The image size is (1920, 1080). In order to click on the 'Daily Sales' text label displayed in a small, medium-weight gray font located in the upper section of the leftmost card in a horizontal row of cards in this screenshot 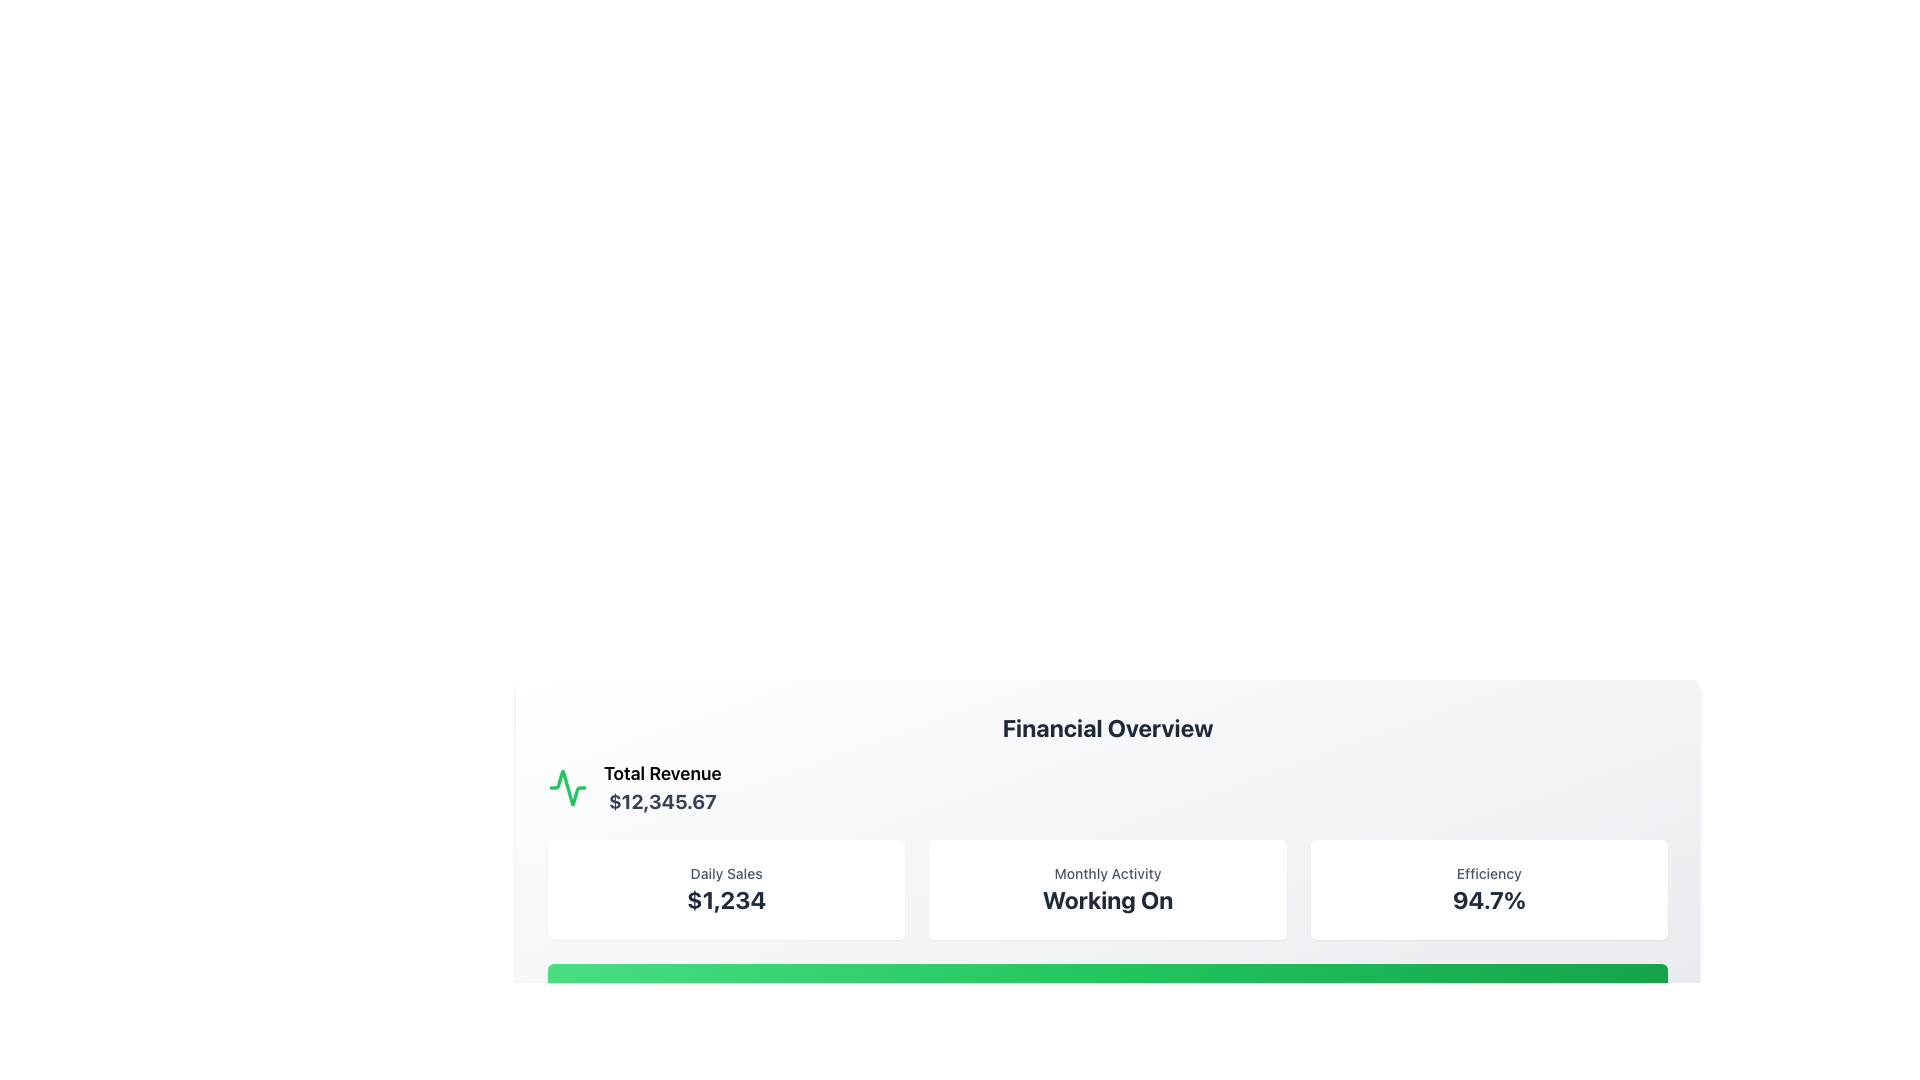, I will do `click(725, 873)`.